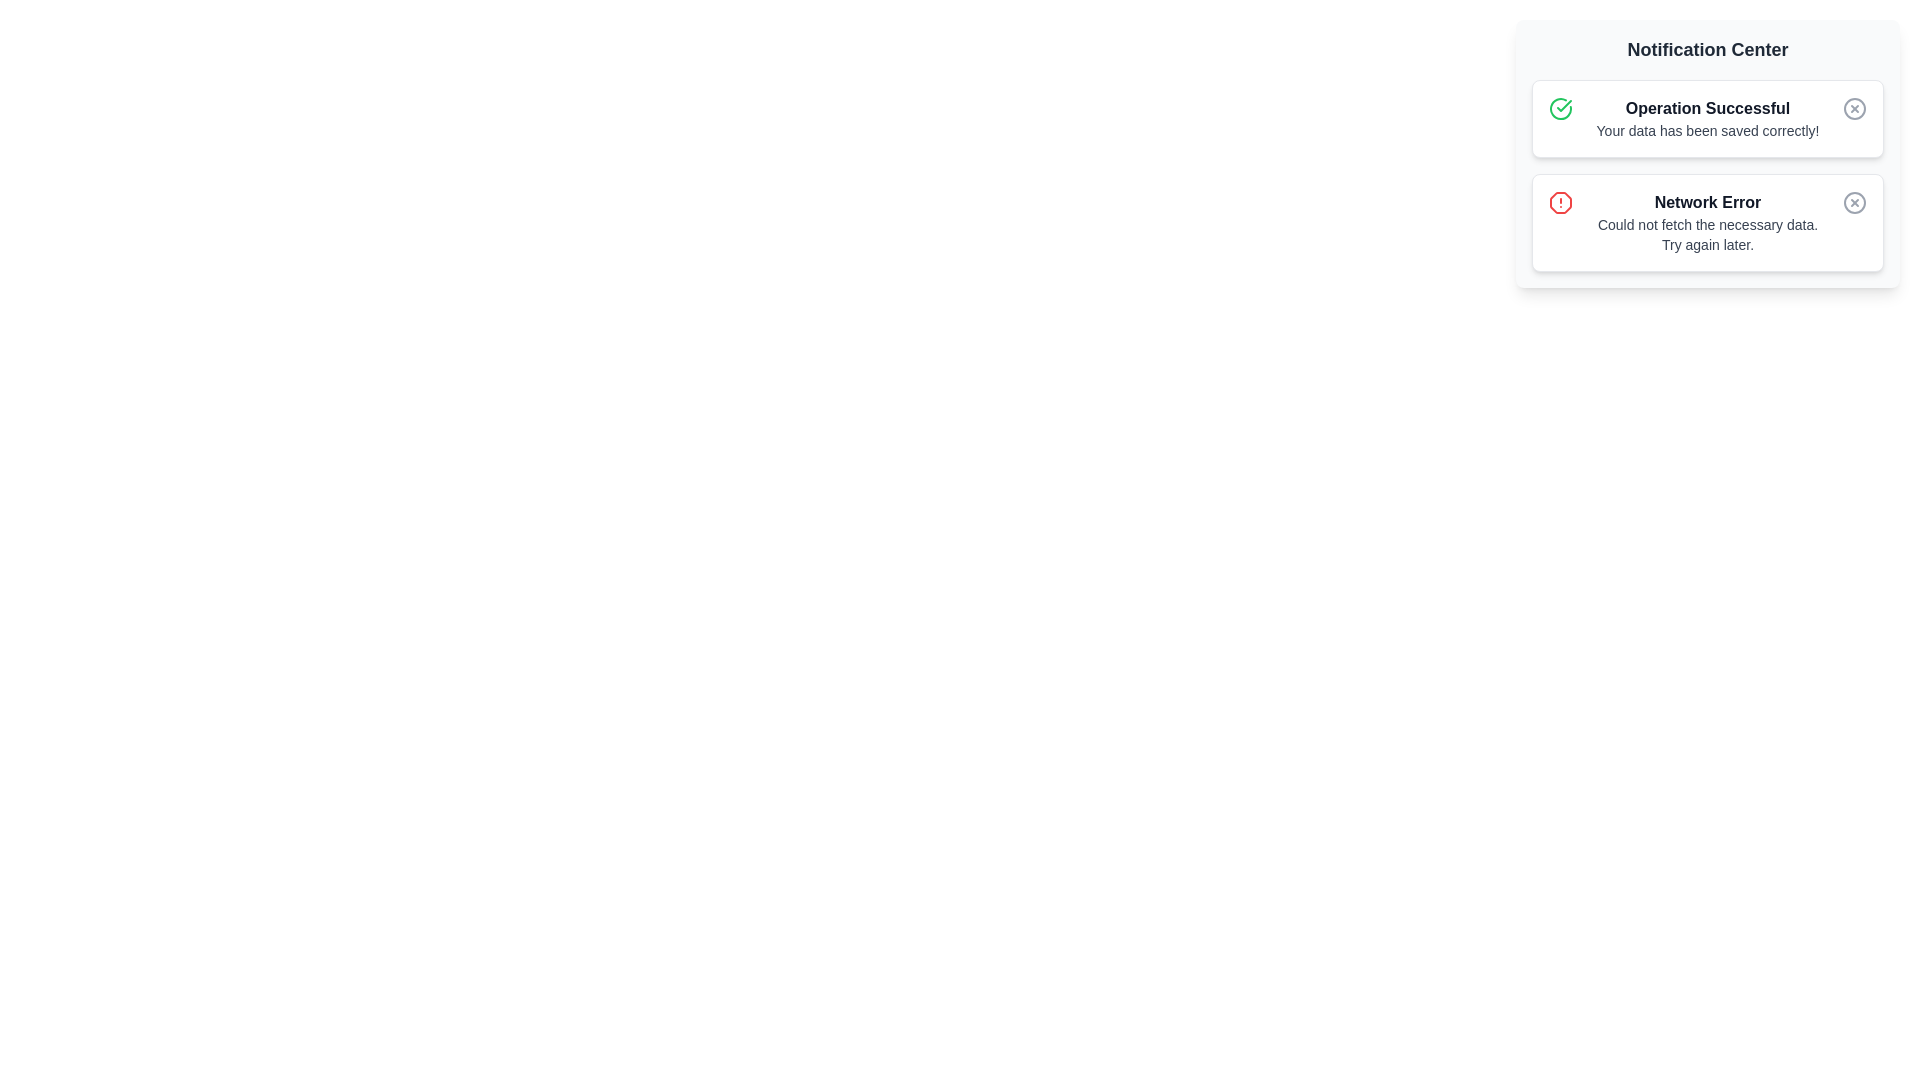  What do you see at coordinates (1559, 203) in the screenshot?
I see `the error icon located to the left of the text 'Network Error' in the notification center, which is positioned in the second row of notifications` at bounding box center [1559, 203].